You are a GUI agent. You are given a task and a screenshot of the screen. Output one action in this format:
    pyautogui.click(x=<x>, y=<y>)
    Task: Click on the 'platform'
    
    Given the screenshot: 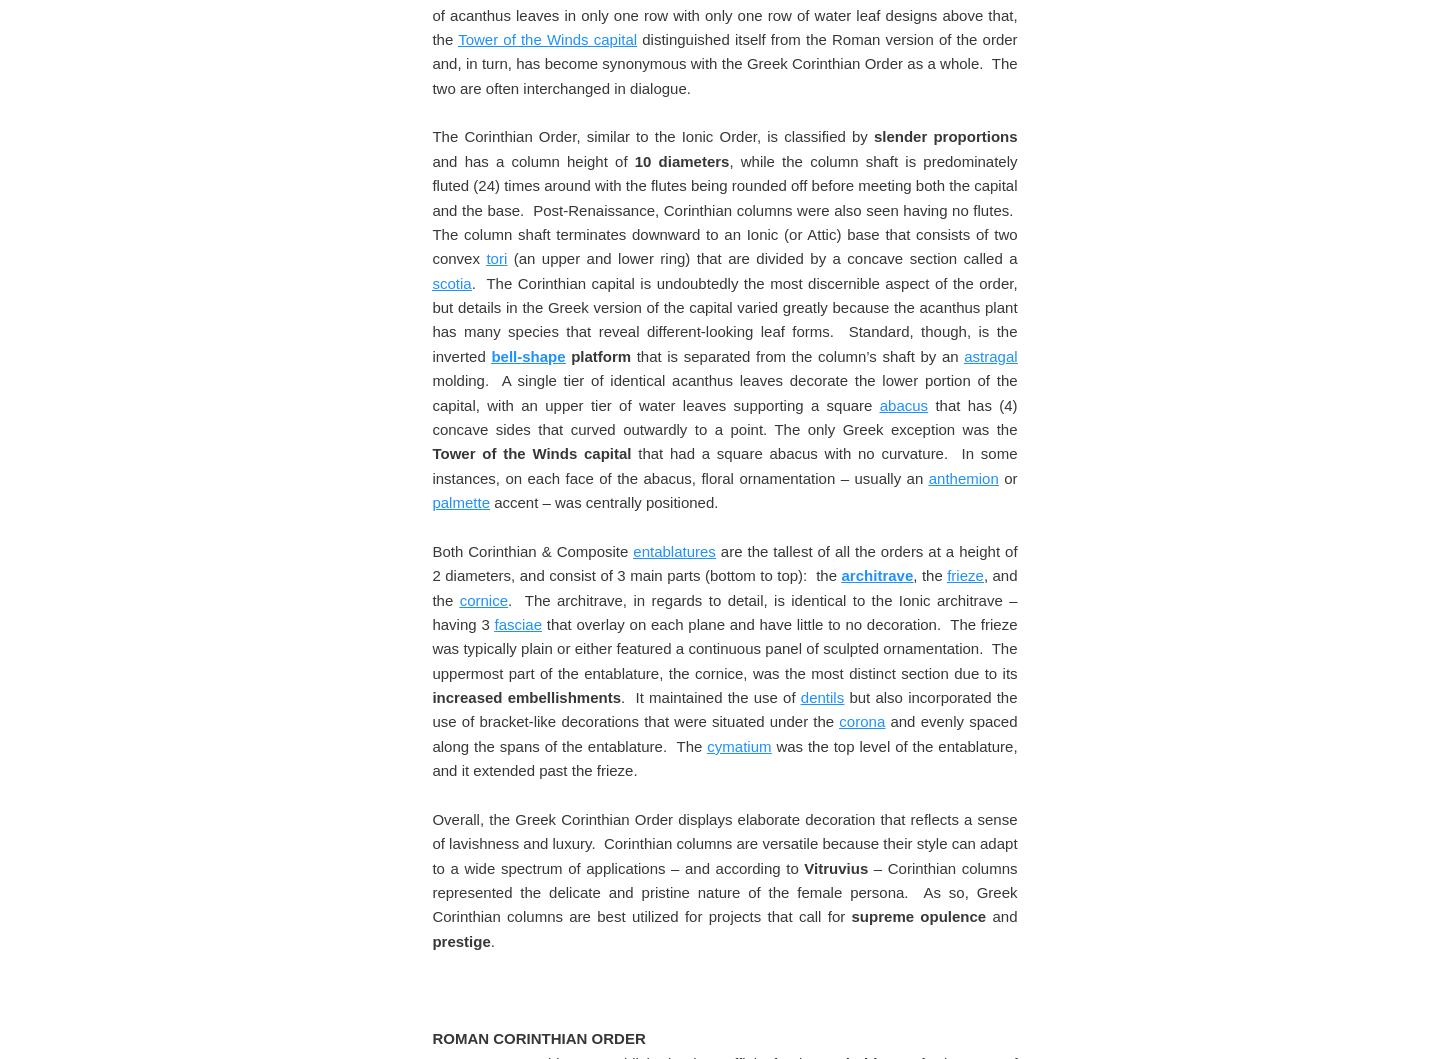 What is the action you would take?
    pyautogui.click(x=597, y=976)
    